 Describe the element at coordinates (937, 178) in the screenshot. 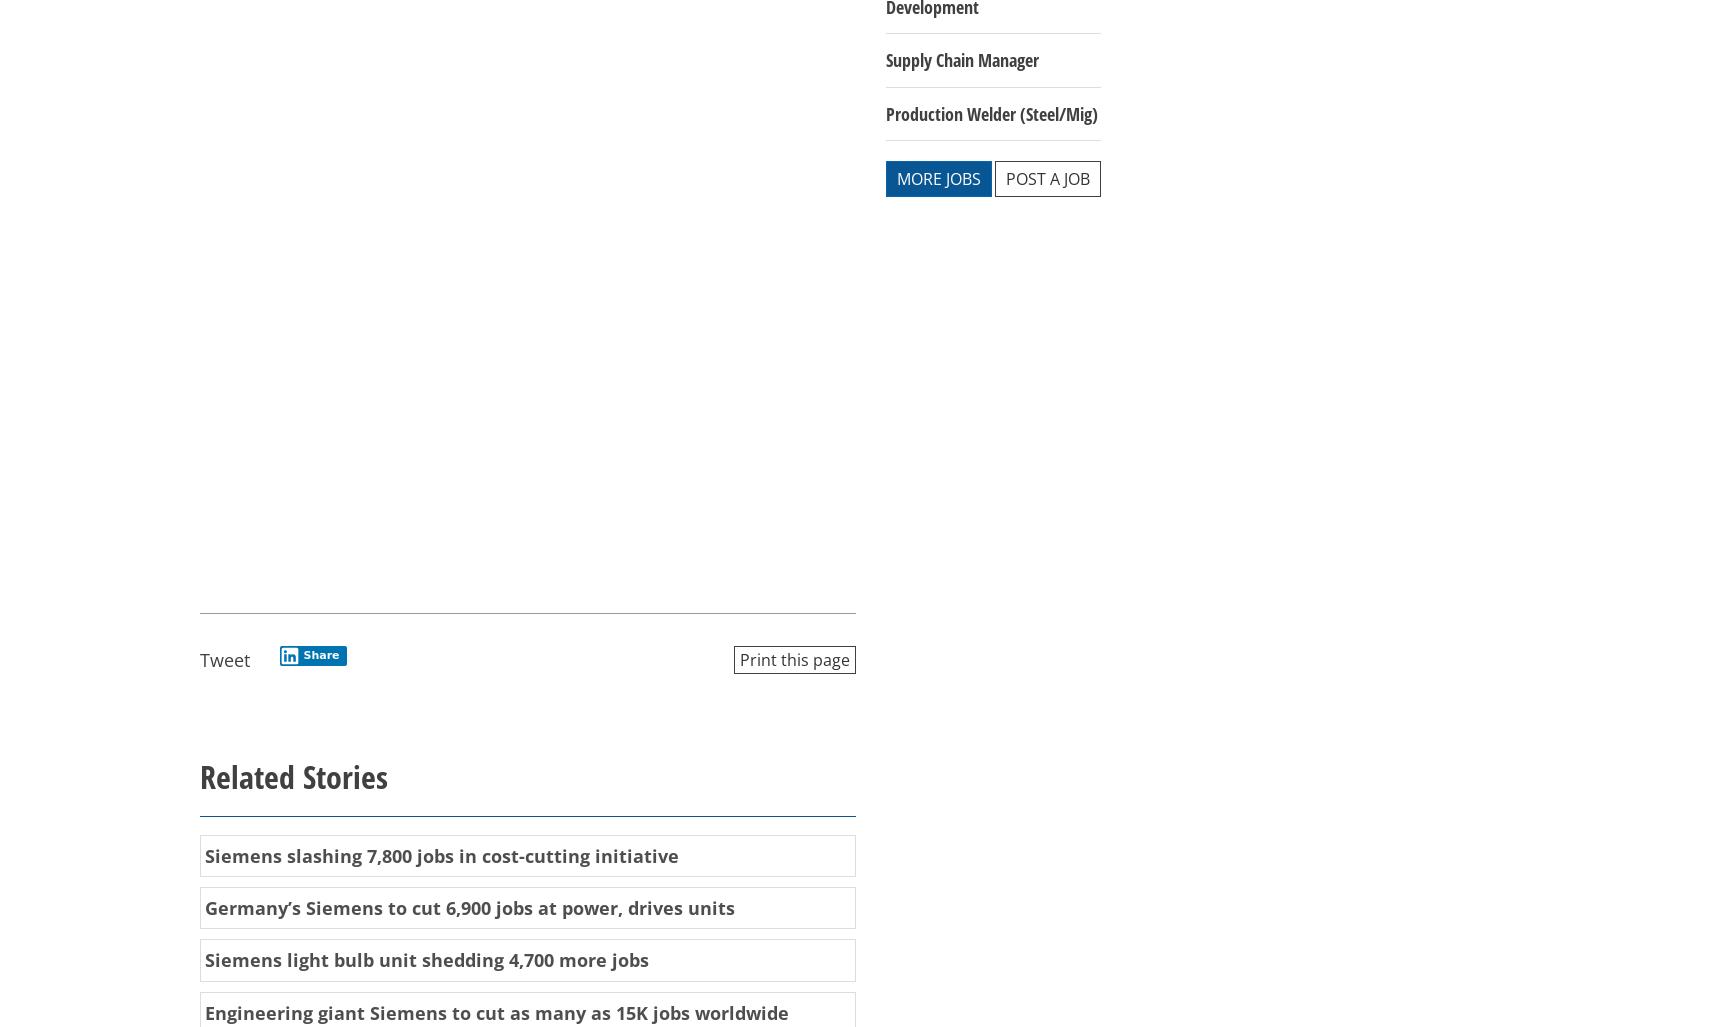

I see `'MORE JOBS'` at that location.